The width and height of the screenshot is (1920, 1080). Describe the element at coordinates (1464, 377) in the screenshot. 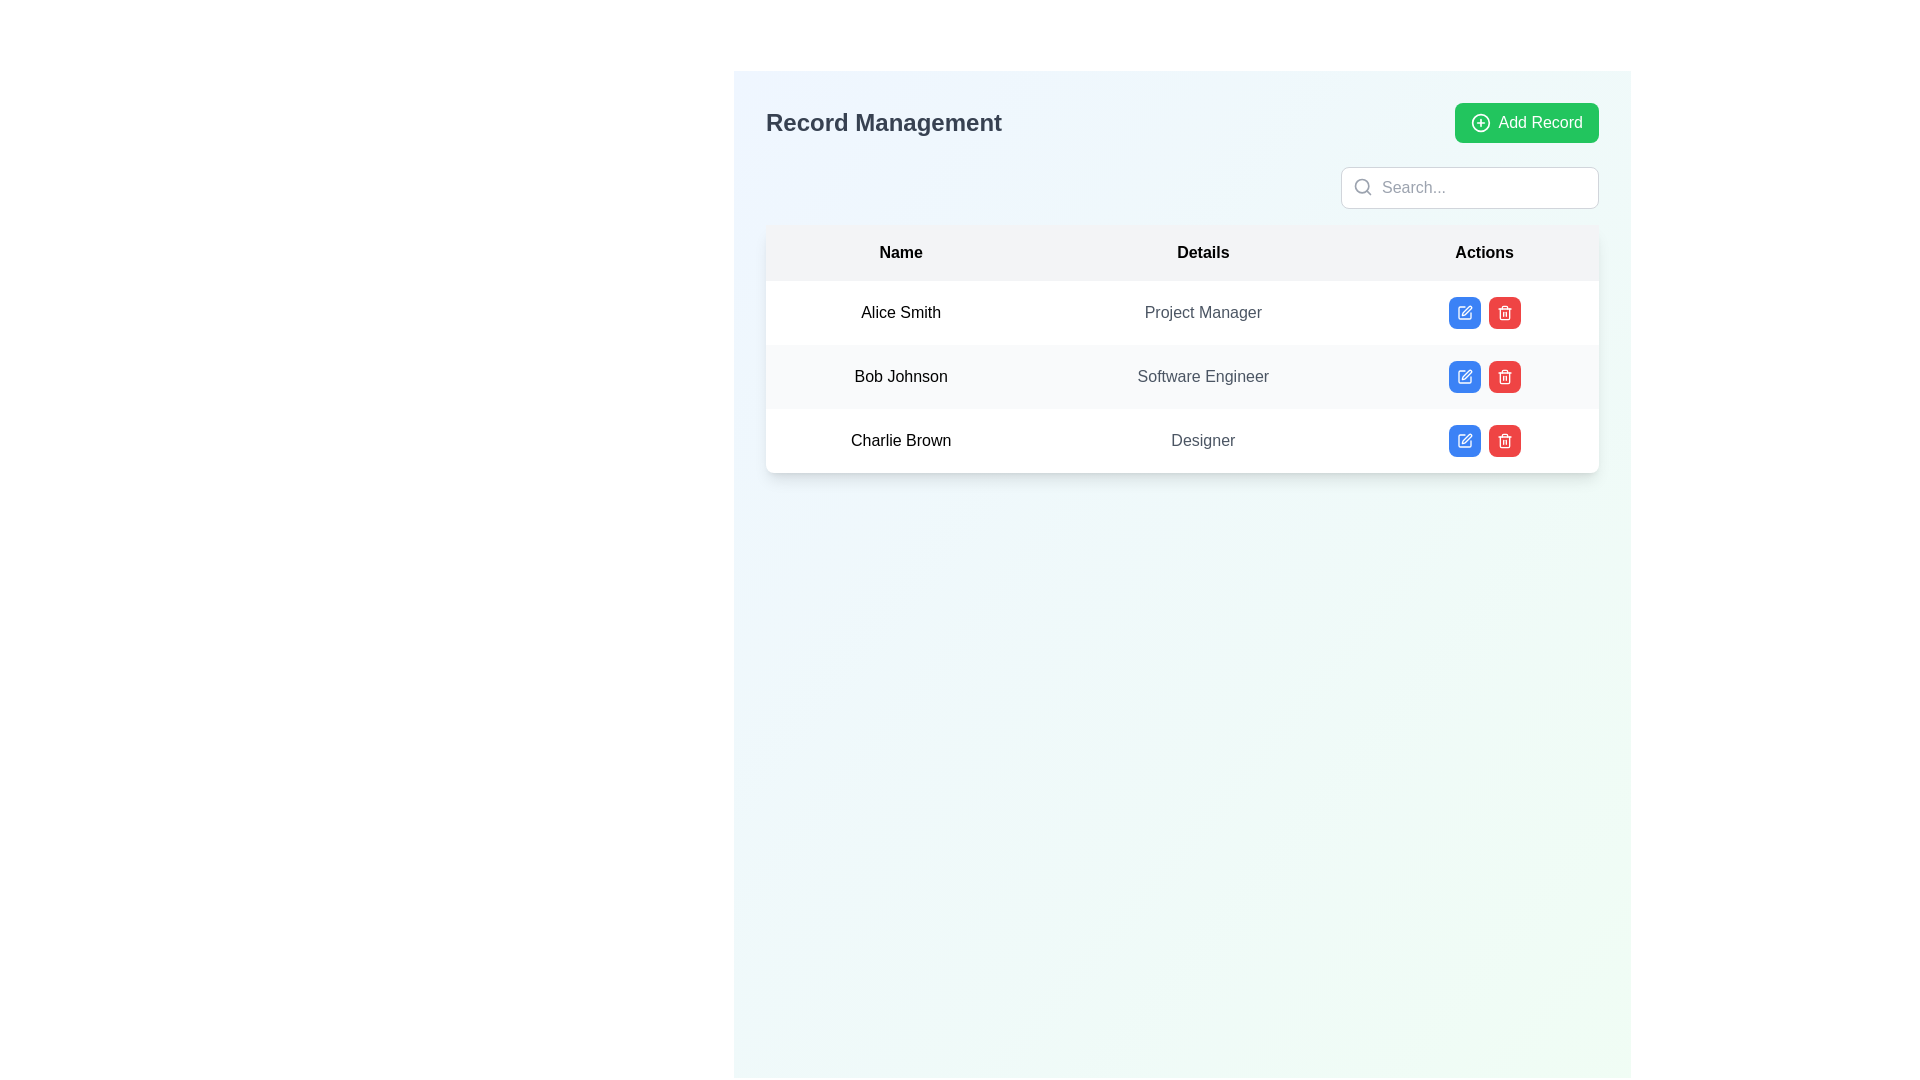

I see `the edit icon, which is a pen-like graphic with a blue background and white outline, located in the second row of the 'Actions' column in the table` at that location.